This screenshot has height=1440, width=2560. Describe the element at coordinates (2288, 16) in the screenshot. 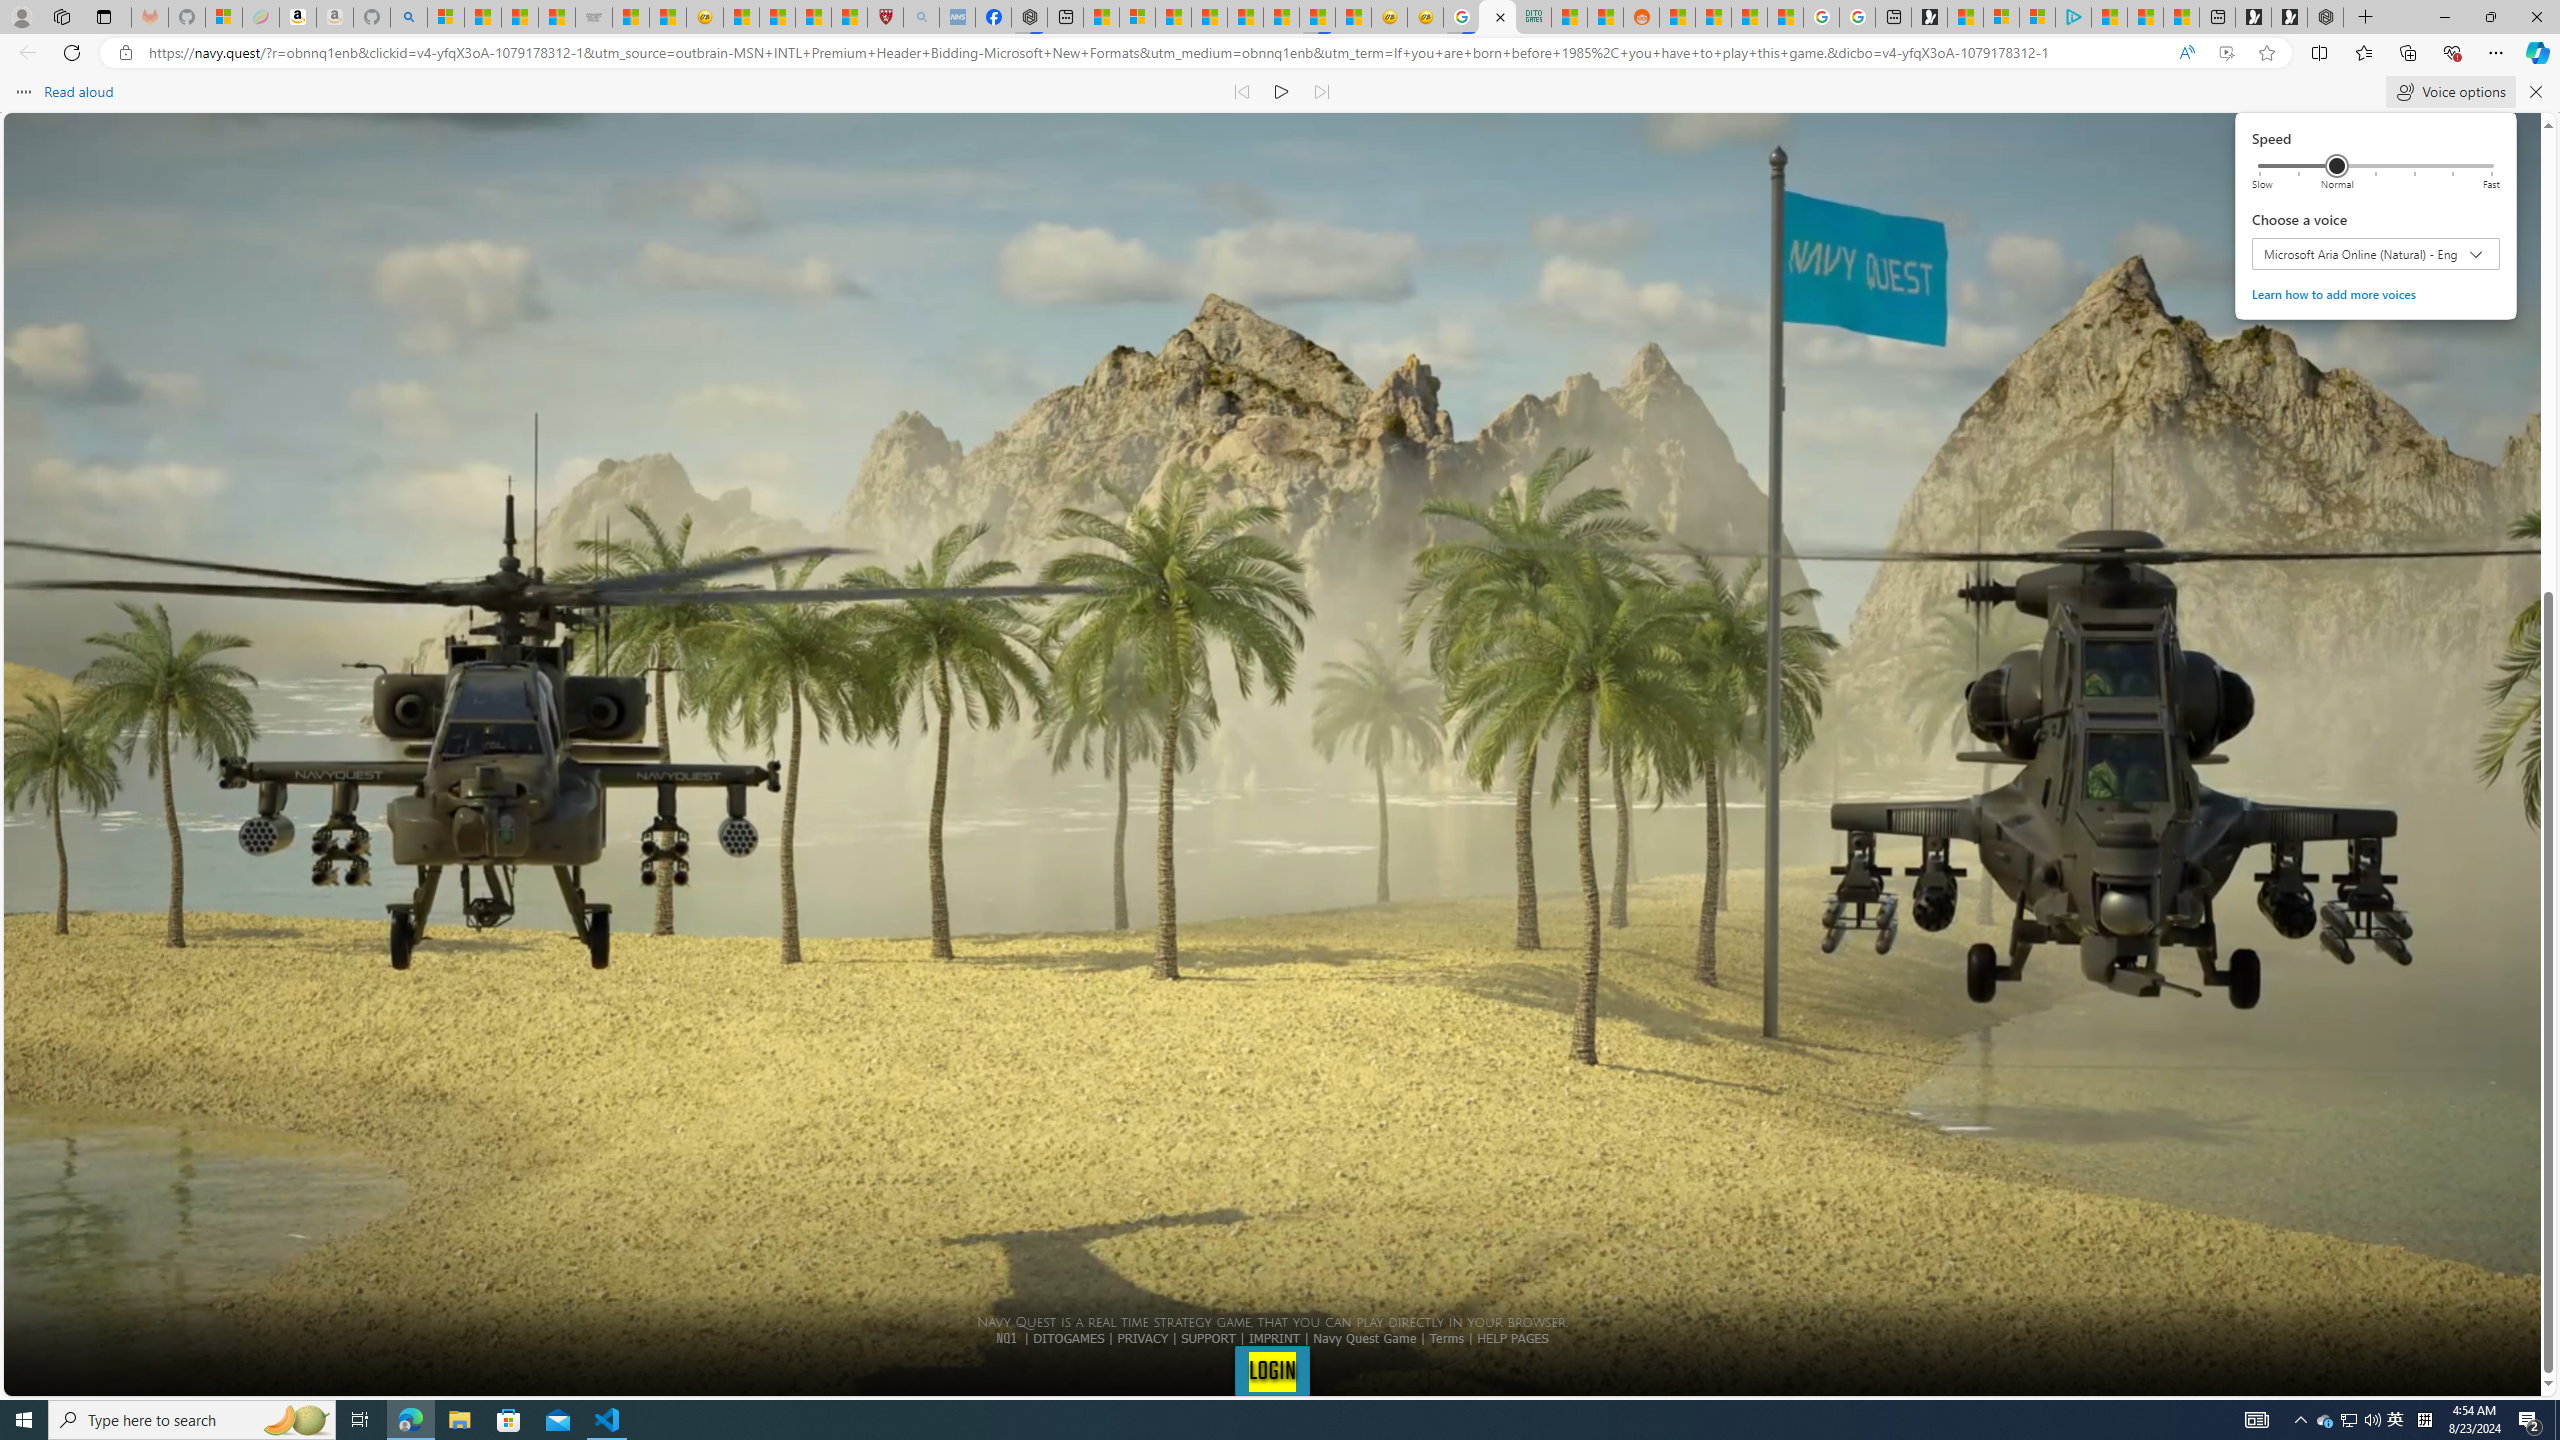

I see `'Play Free Online Games | Games from Microsoft Start'` at that location.